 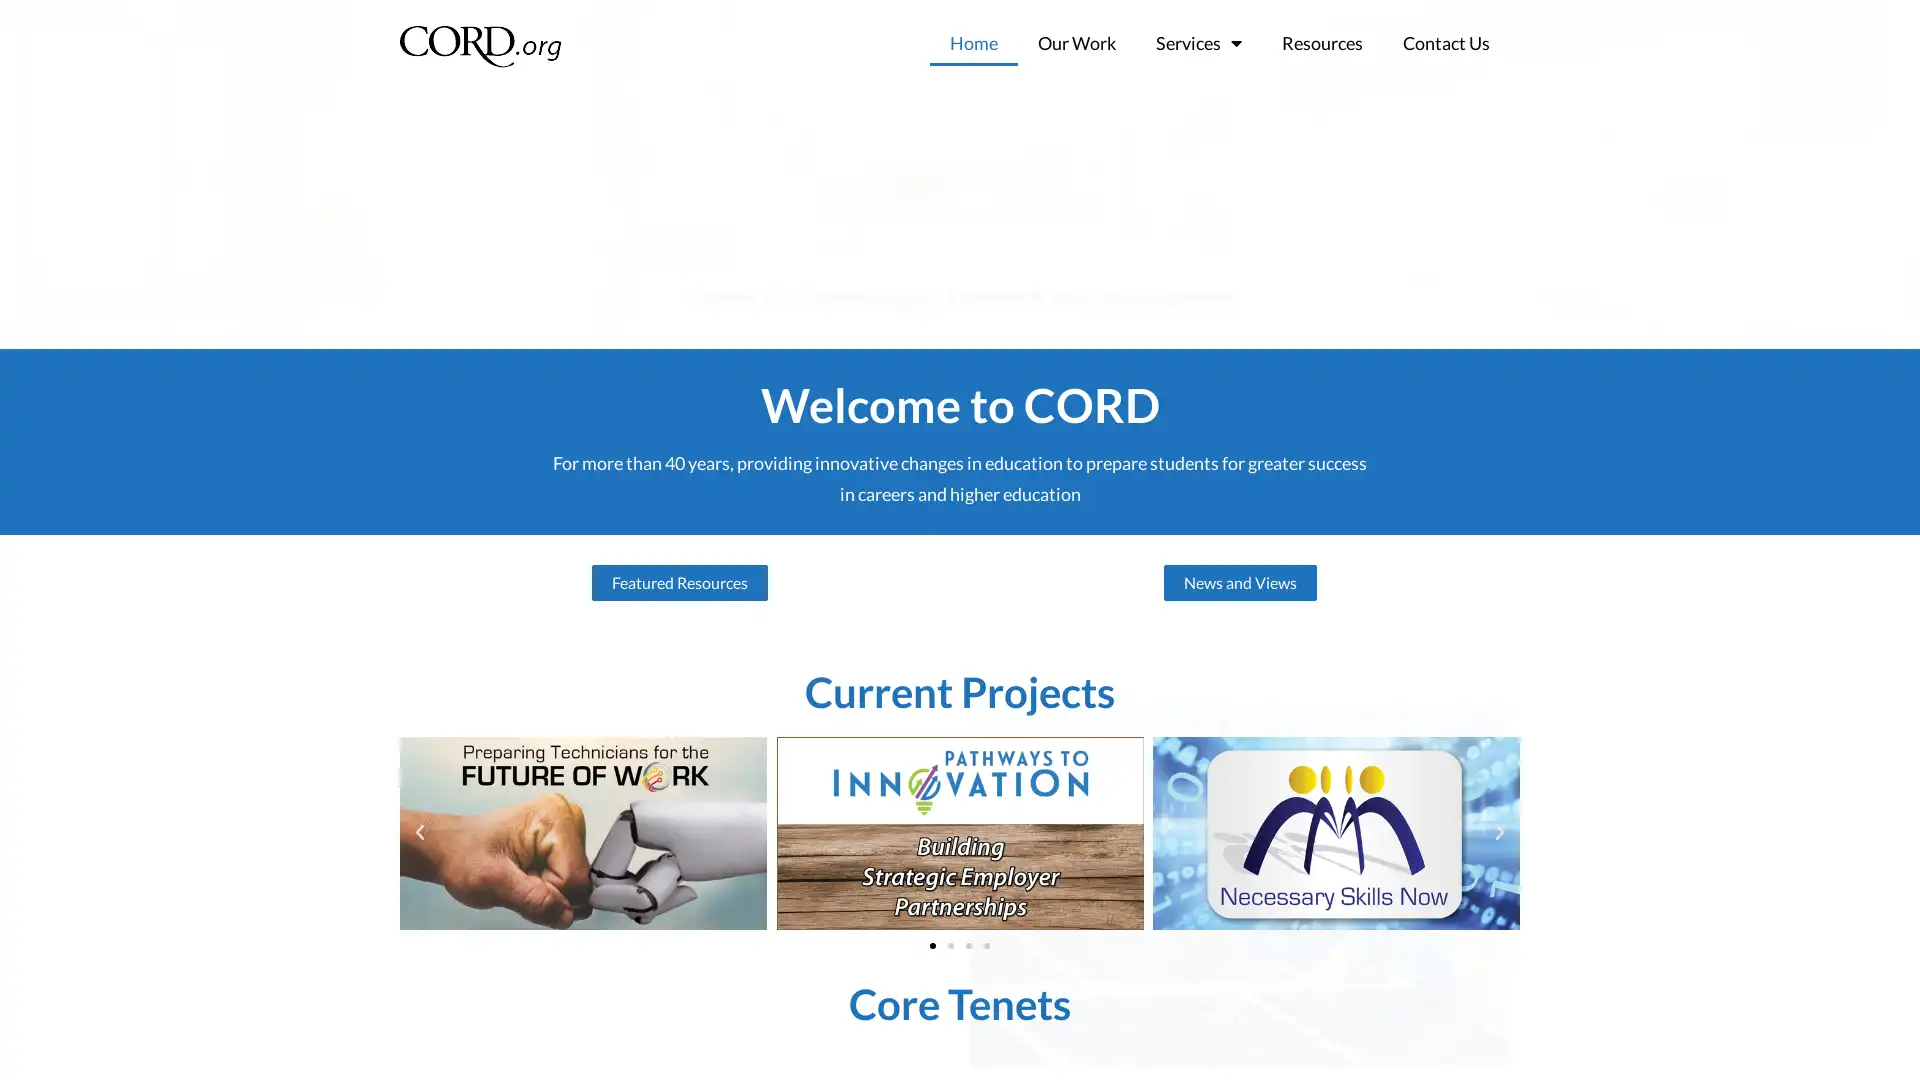 What do you see at coordinates (949, 945) in the screenshot?
I see `Go to slide 2` at bounding box center [949, 945].